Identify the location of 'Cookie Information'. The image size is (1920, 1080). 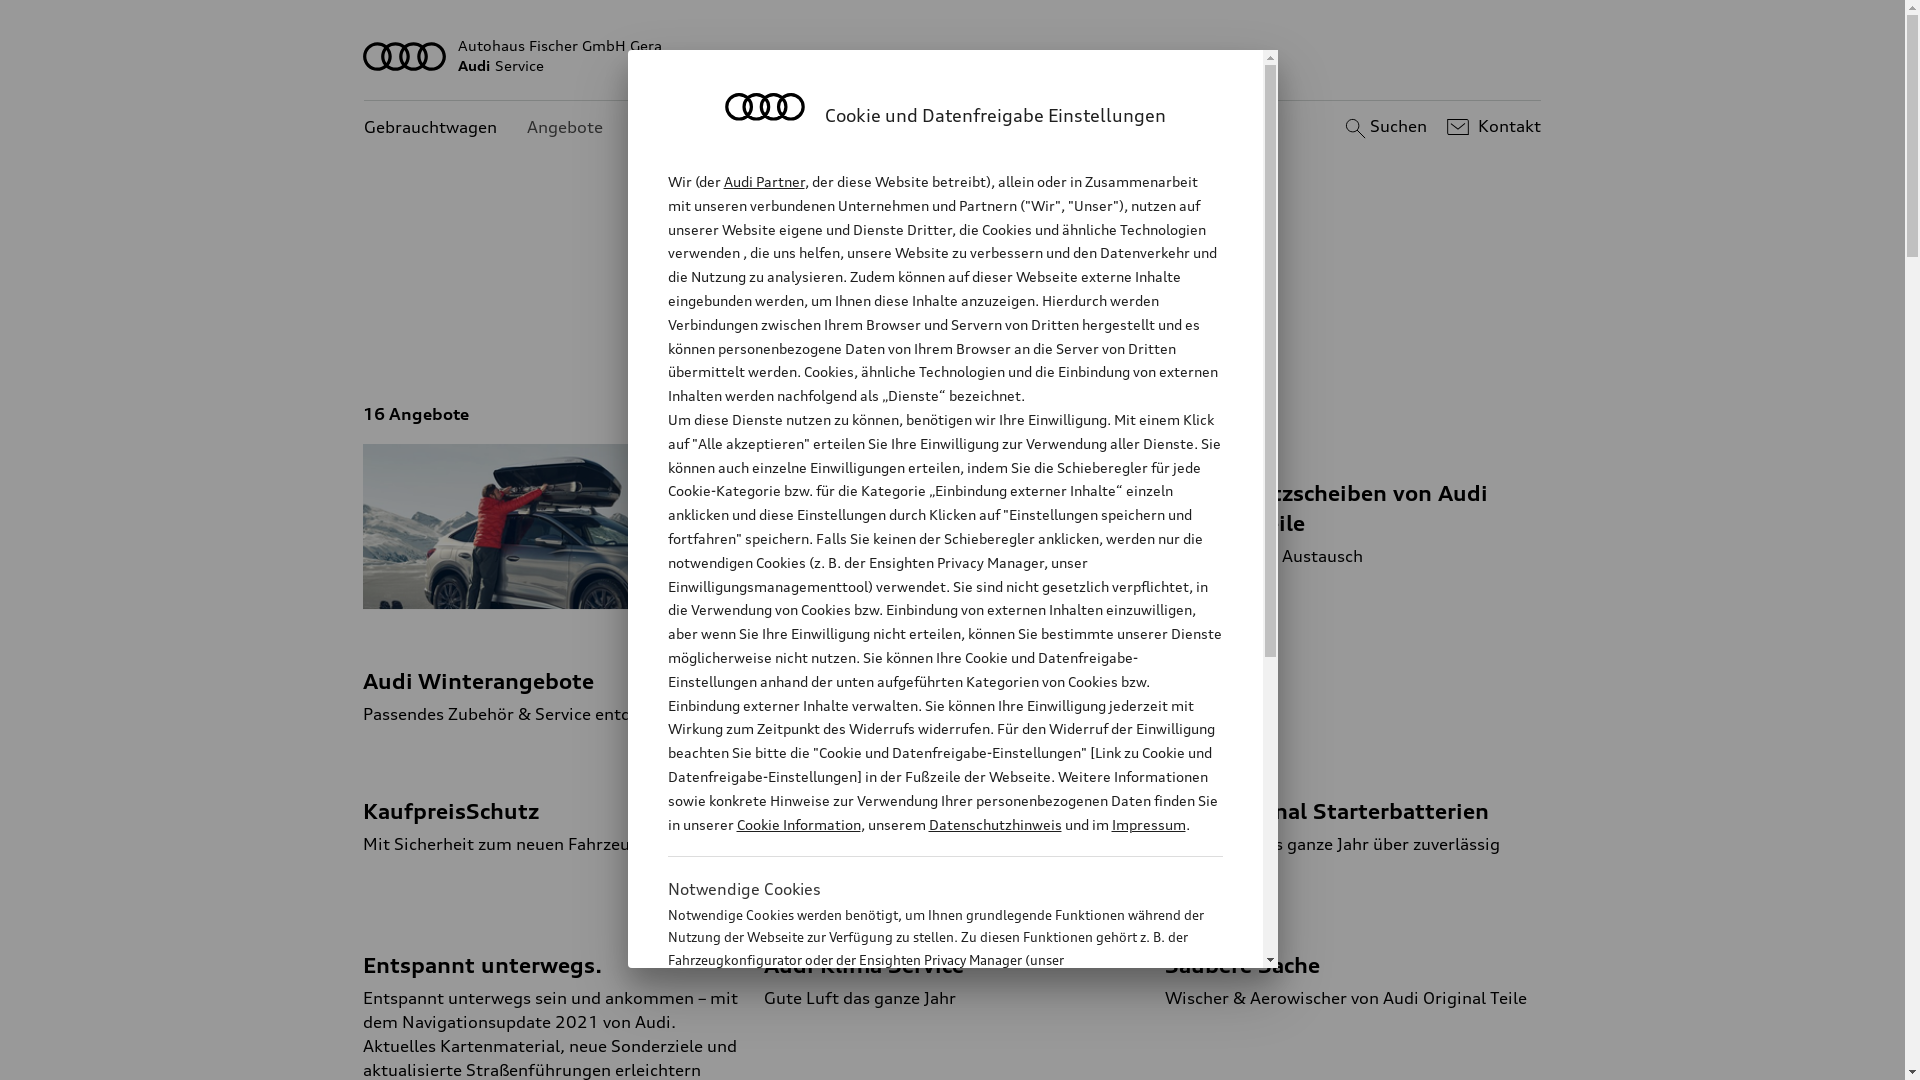
(796, 824).